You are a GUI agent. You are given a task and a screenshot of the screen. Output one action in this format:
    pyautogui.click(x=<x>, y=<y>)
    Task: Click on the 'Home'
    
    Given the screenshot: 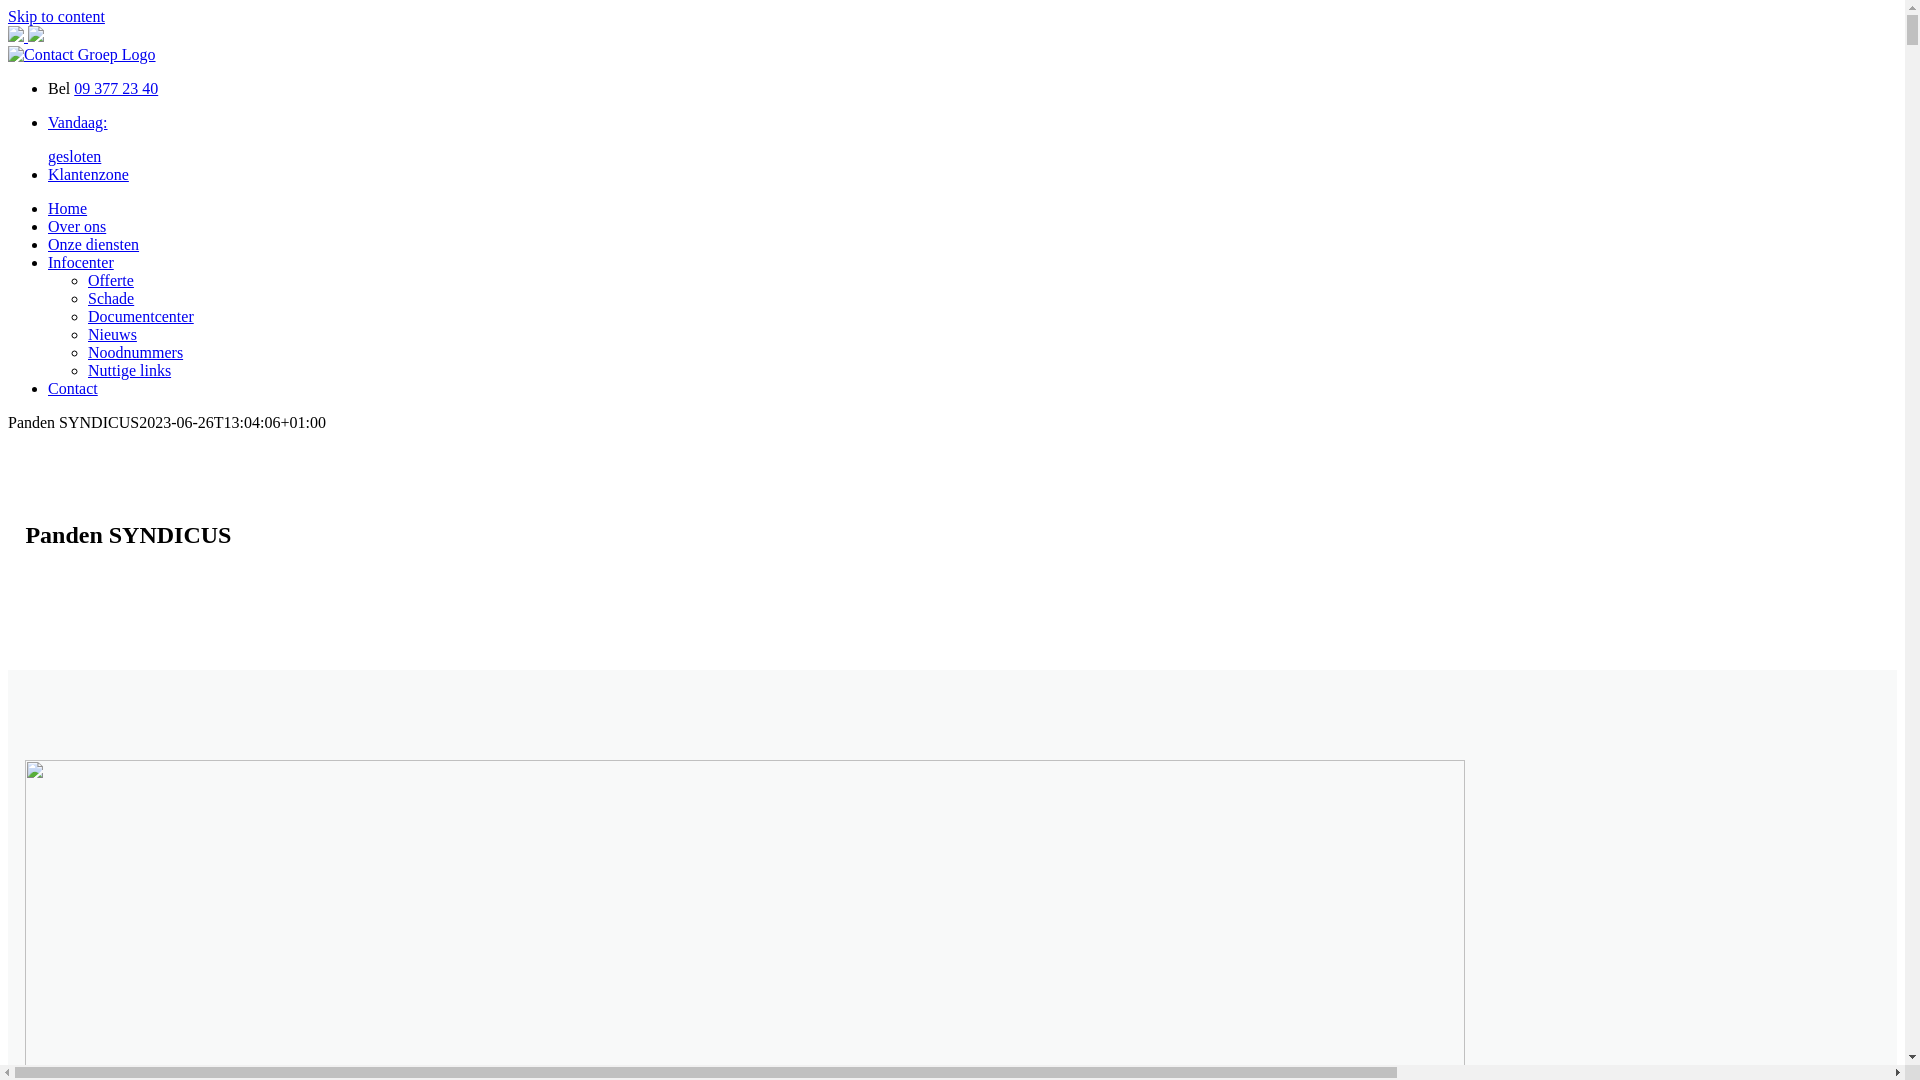 What is the action you would take?
    pyautogui.click(x=48, y=208)
    